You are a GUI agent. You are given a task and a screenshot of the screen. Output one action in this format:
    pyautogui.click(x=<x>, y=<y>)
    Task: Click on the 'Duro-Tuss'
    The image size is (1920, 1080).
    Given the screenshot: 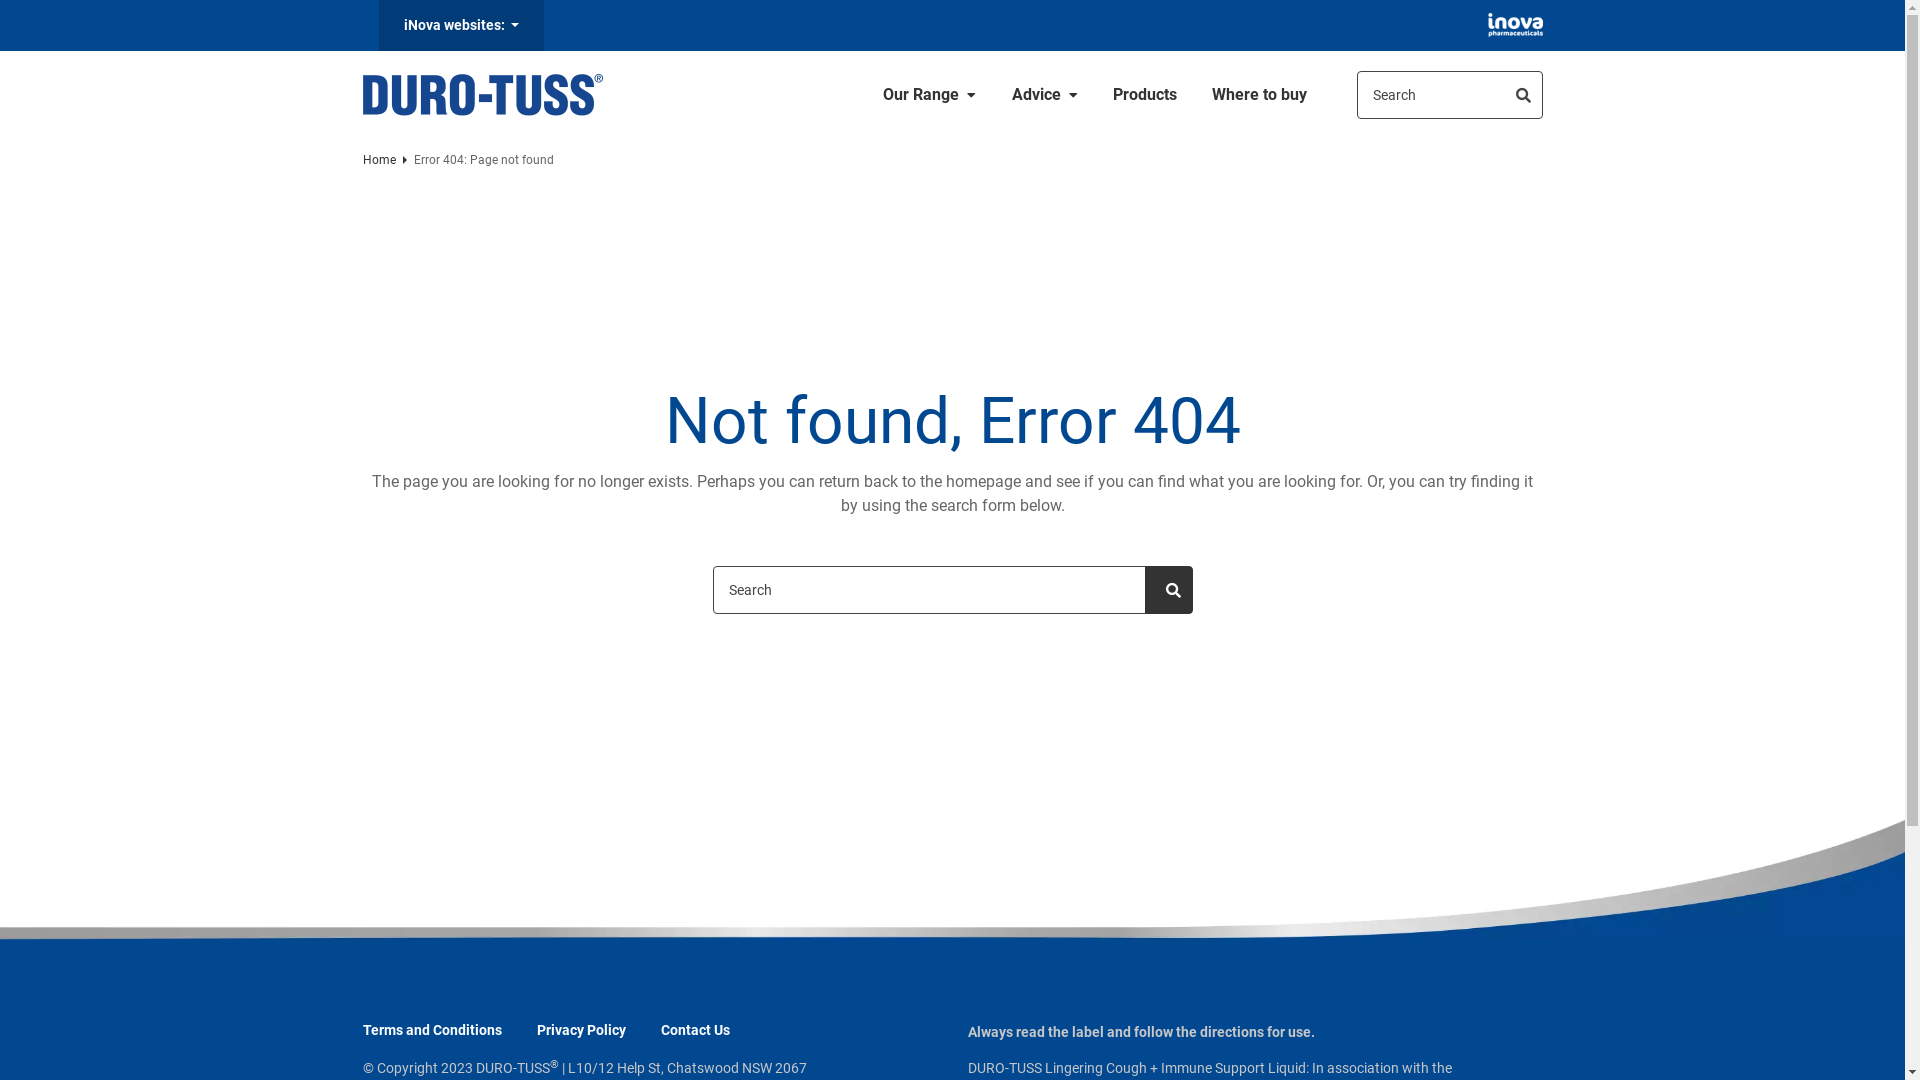 What is the action you would take?
    pyautogui.click(x=361, y=95)
    